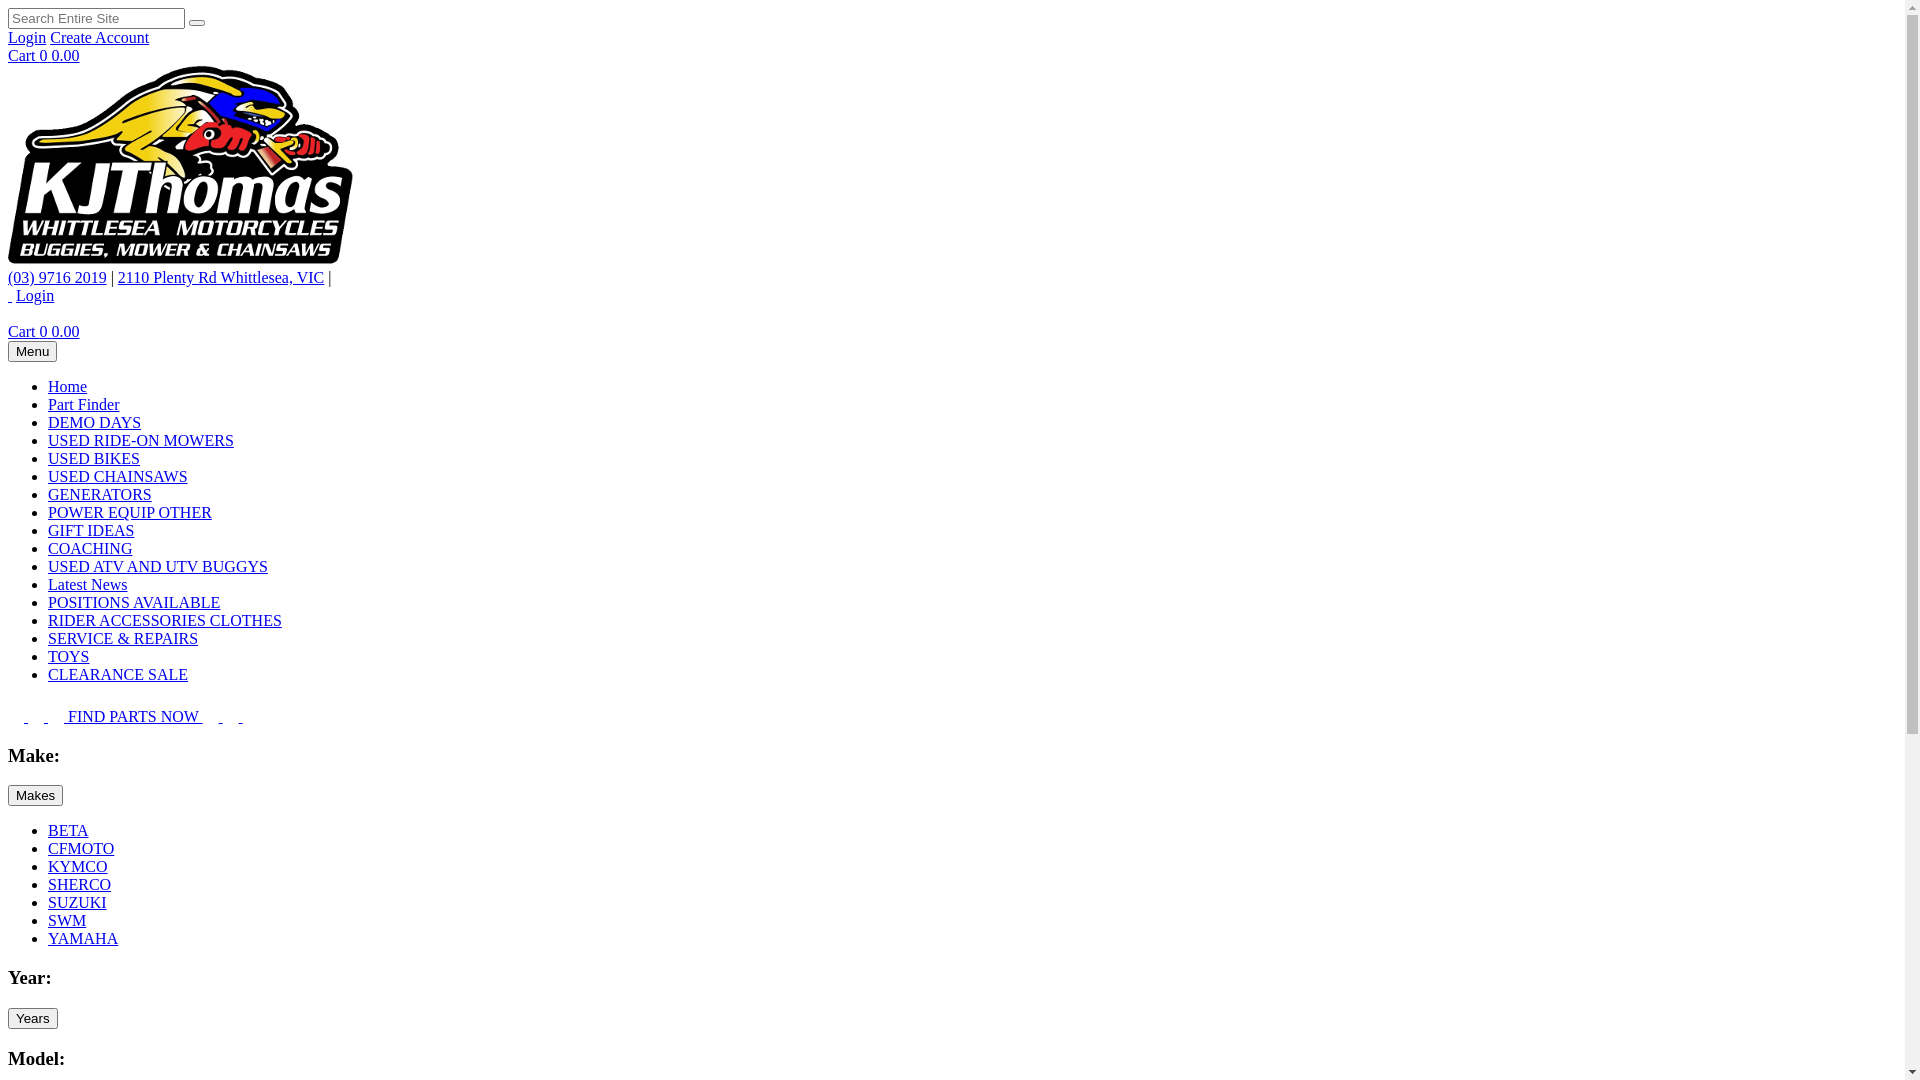  I want to click on 'RIDER ACCESSORIES CLOTHES', so click(164, 619).